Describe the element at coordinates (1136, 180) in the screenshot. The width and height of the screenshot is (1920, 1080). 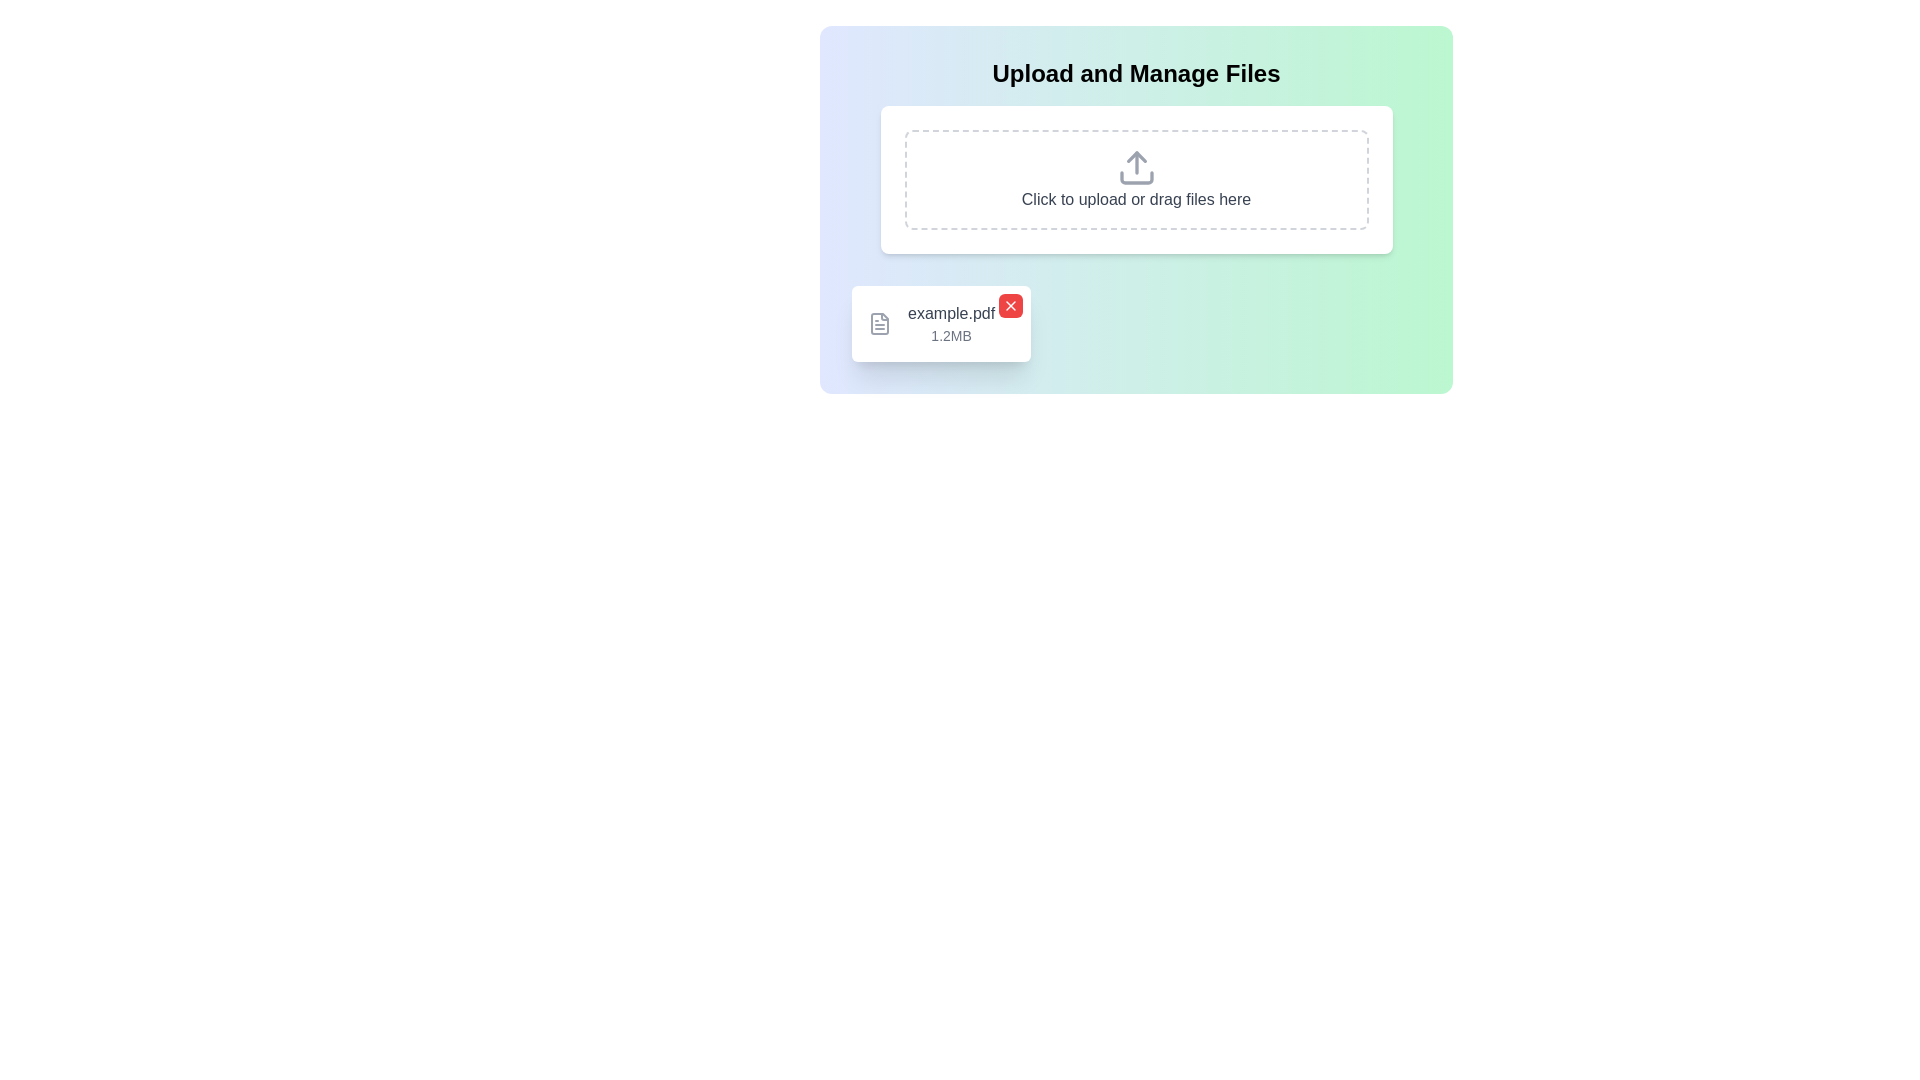
I see `files onto the Interactive file upload dropzone located below the heading 'Upload and Manage Files'` at that location.